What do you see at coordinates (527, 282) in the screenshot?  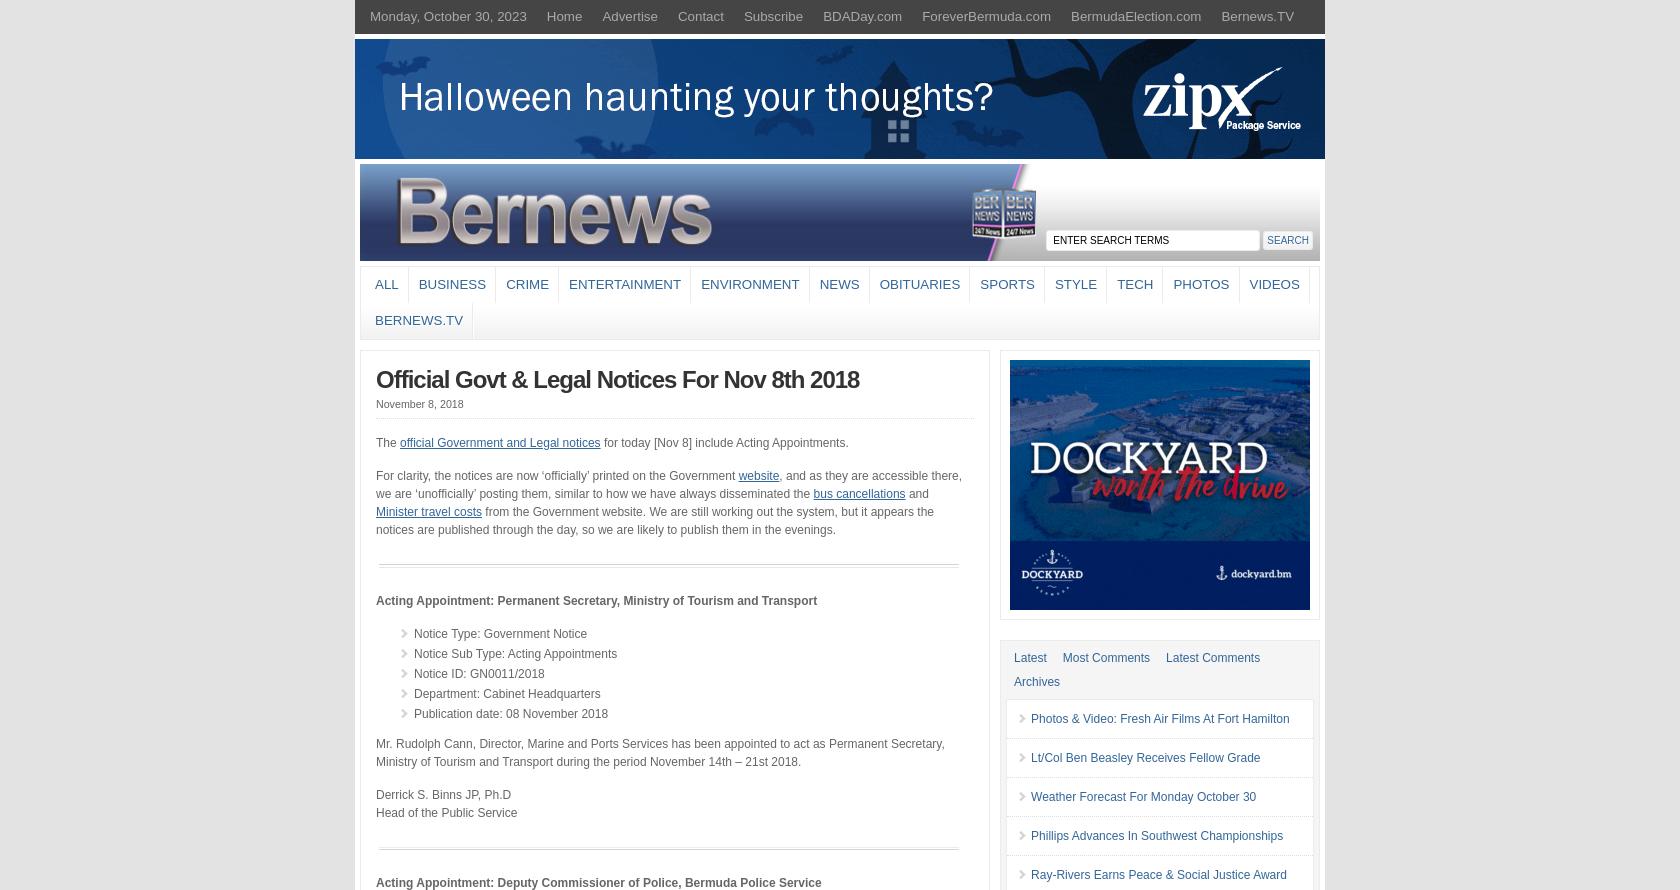 I see `'Crime'` at bounding box center [527, 282].